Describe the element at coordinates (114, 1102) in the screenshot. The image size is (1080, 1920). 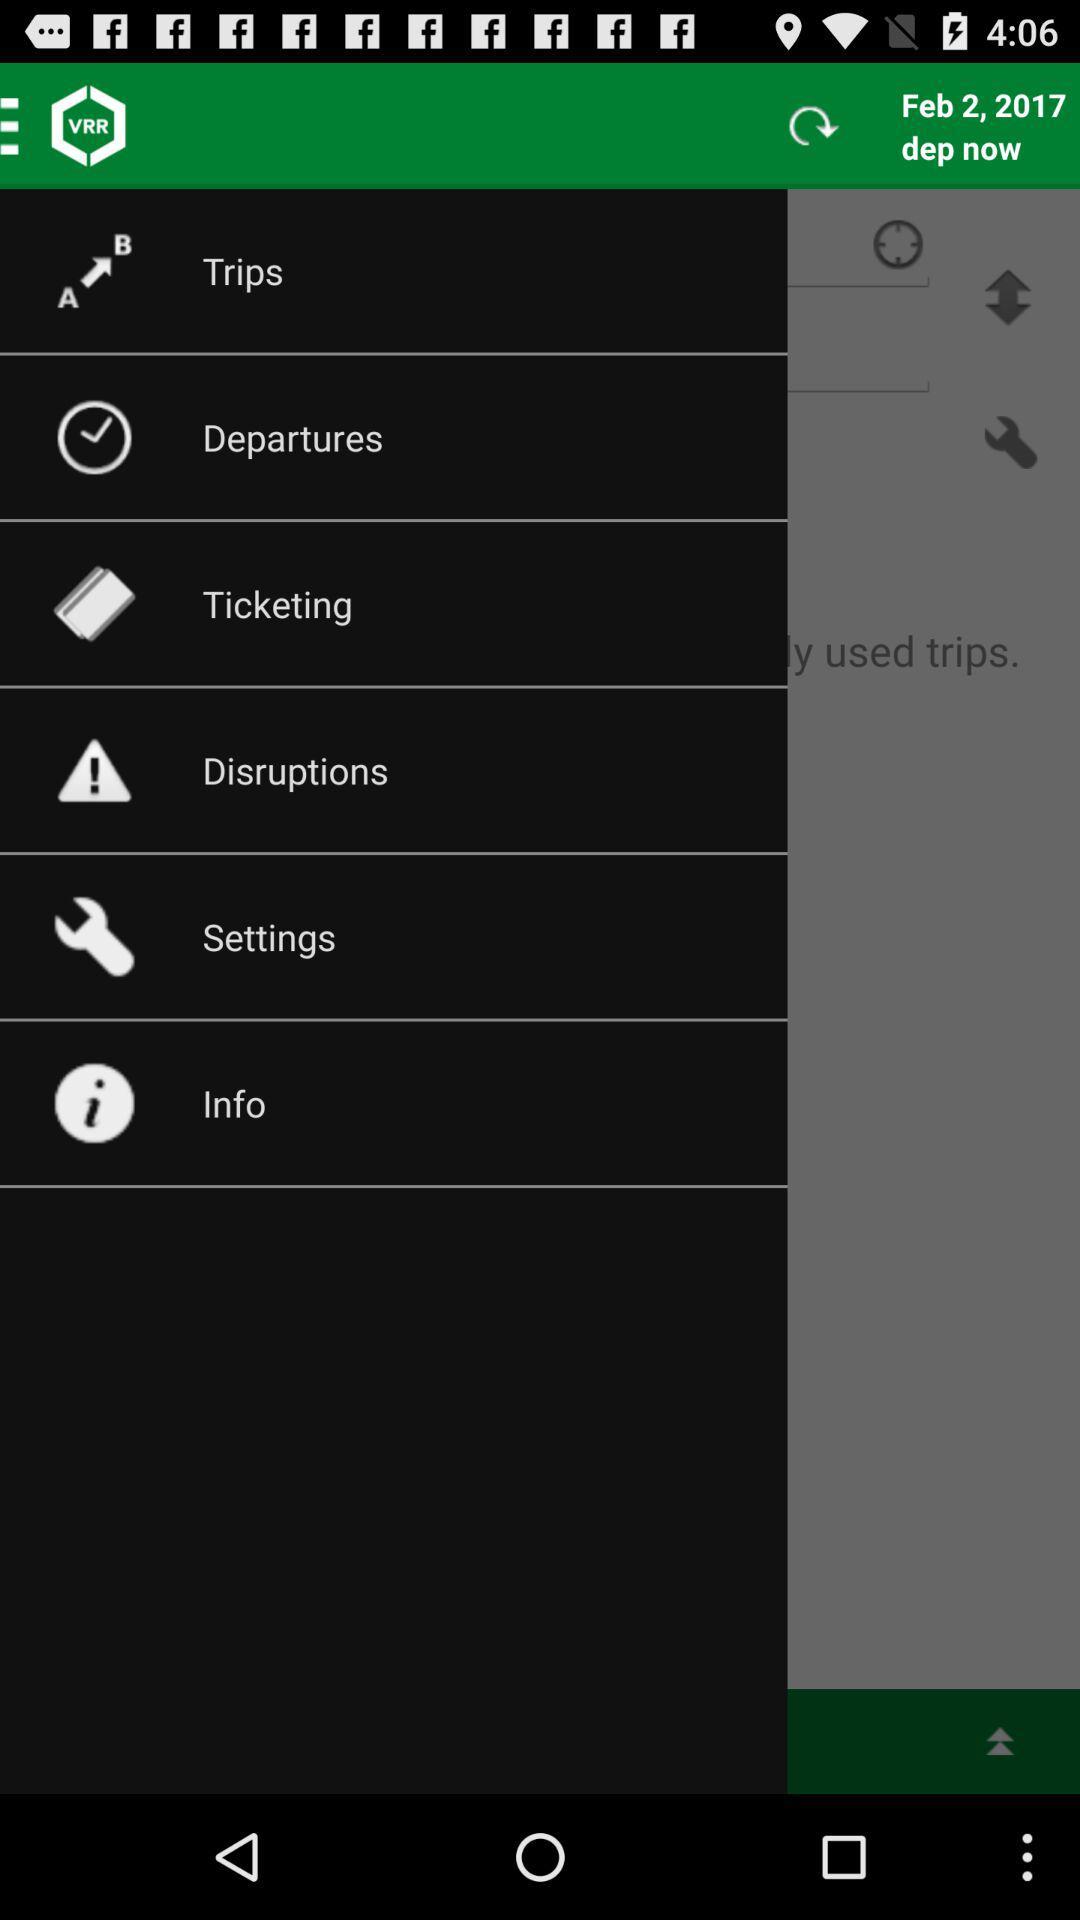
I see `the icon on the info button on the web page` at that location.